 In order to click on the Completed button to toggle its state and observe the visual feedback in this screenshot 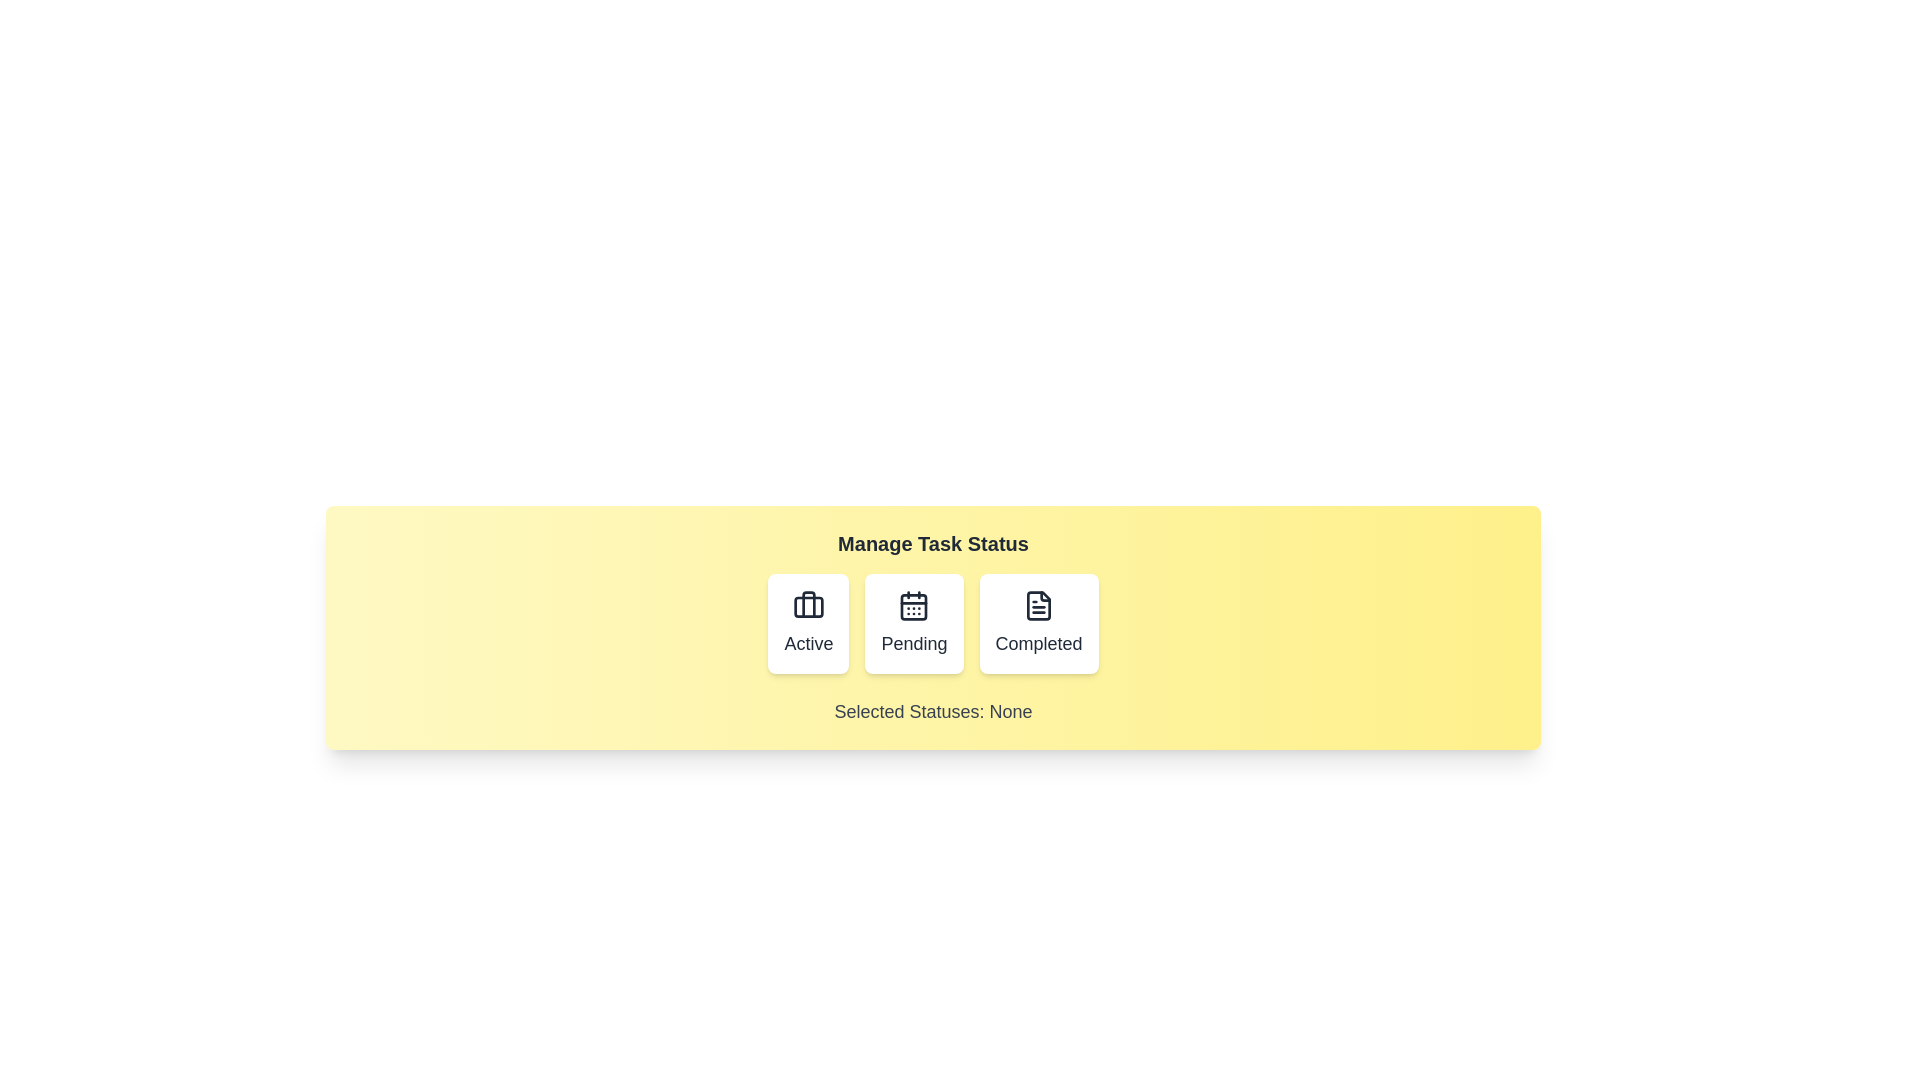, I will do `click(1039, 623)`.